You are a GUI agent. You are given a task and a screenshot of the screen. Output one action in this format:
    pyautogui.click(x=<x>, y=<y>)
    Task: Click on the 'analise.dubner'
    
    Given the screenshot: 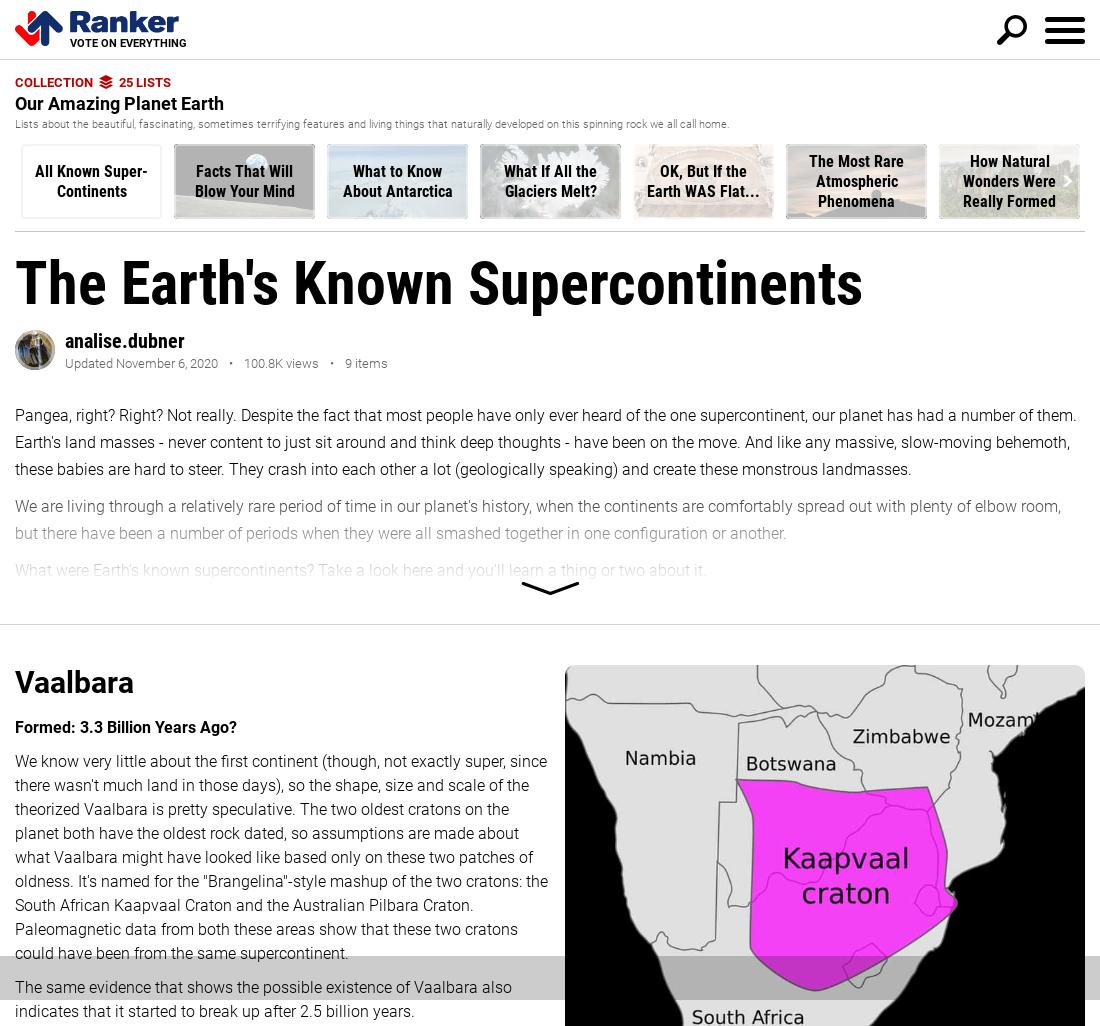 What is the action you would take?
    pyautogui.click(x=124, y=340)
    